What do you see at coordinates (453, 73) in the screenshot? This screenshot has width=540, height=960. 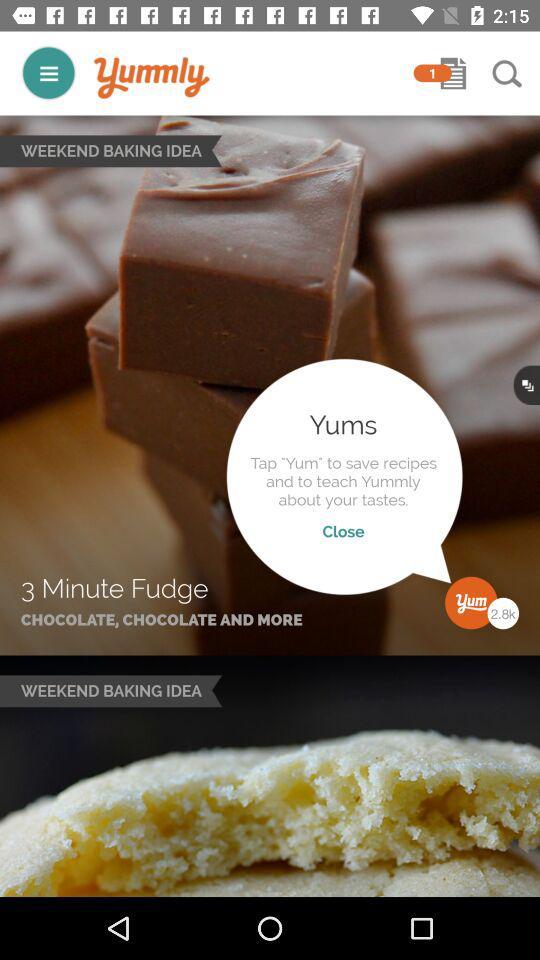 I see `message notification` at bounding box center [453, 73].